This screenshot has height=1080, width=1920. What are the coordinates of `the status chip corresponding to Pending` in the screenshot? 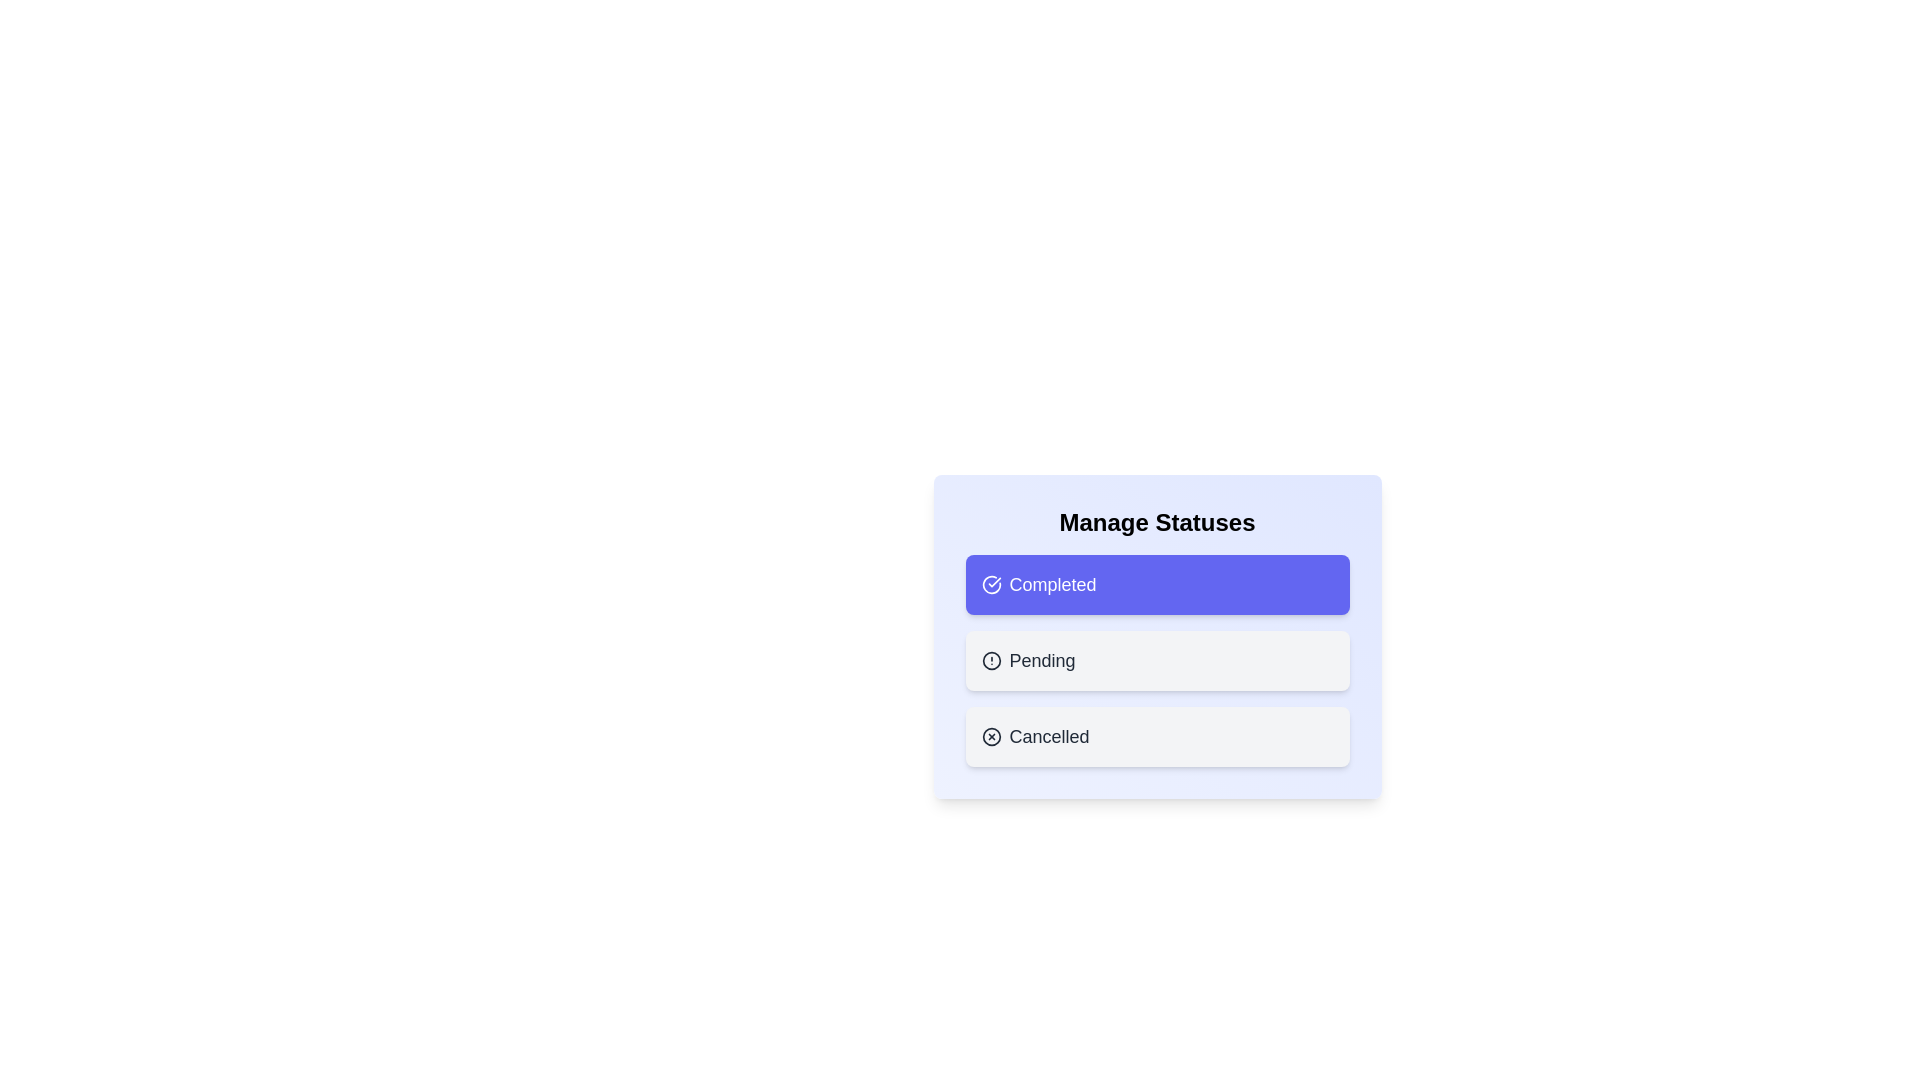 It's located at (1157, 660).